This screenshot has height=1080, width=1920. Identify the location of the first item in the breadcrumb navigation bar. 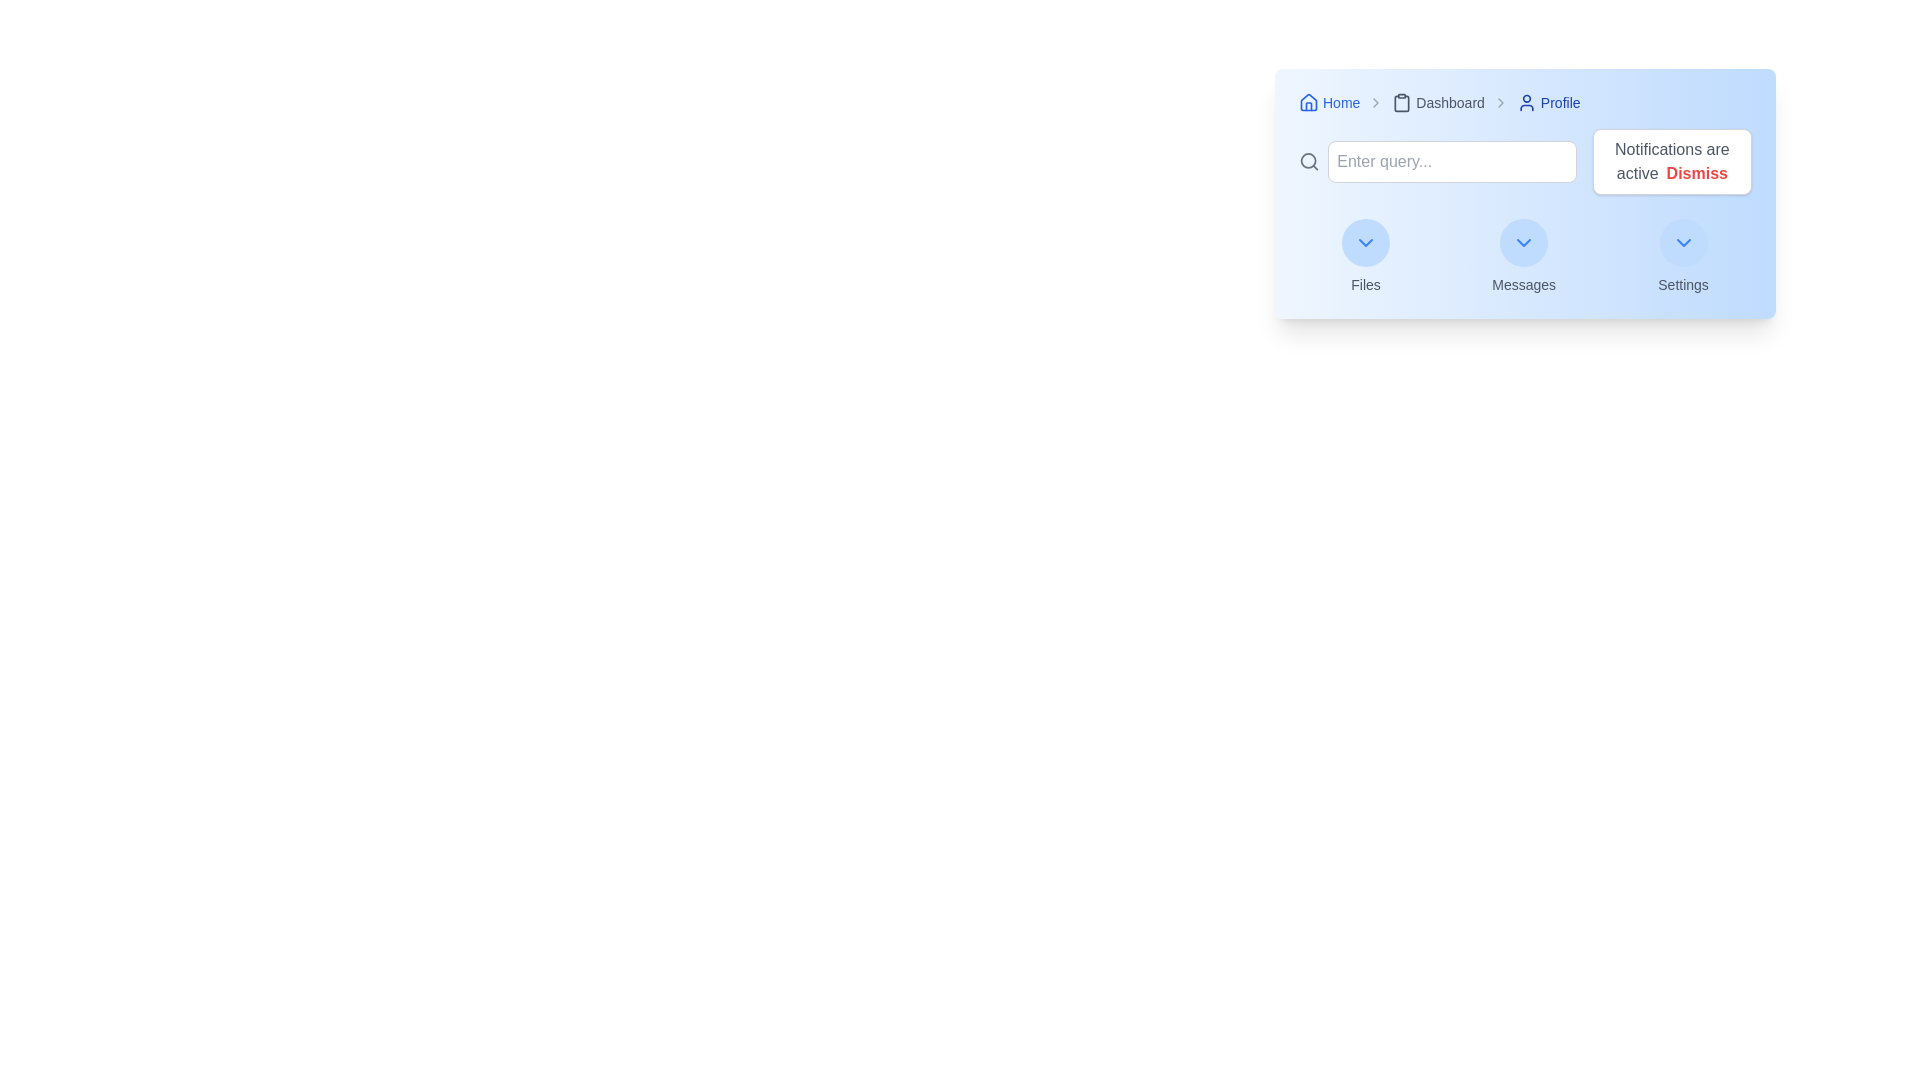
(1329, 103).